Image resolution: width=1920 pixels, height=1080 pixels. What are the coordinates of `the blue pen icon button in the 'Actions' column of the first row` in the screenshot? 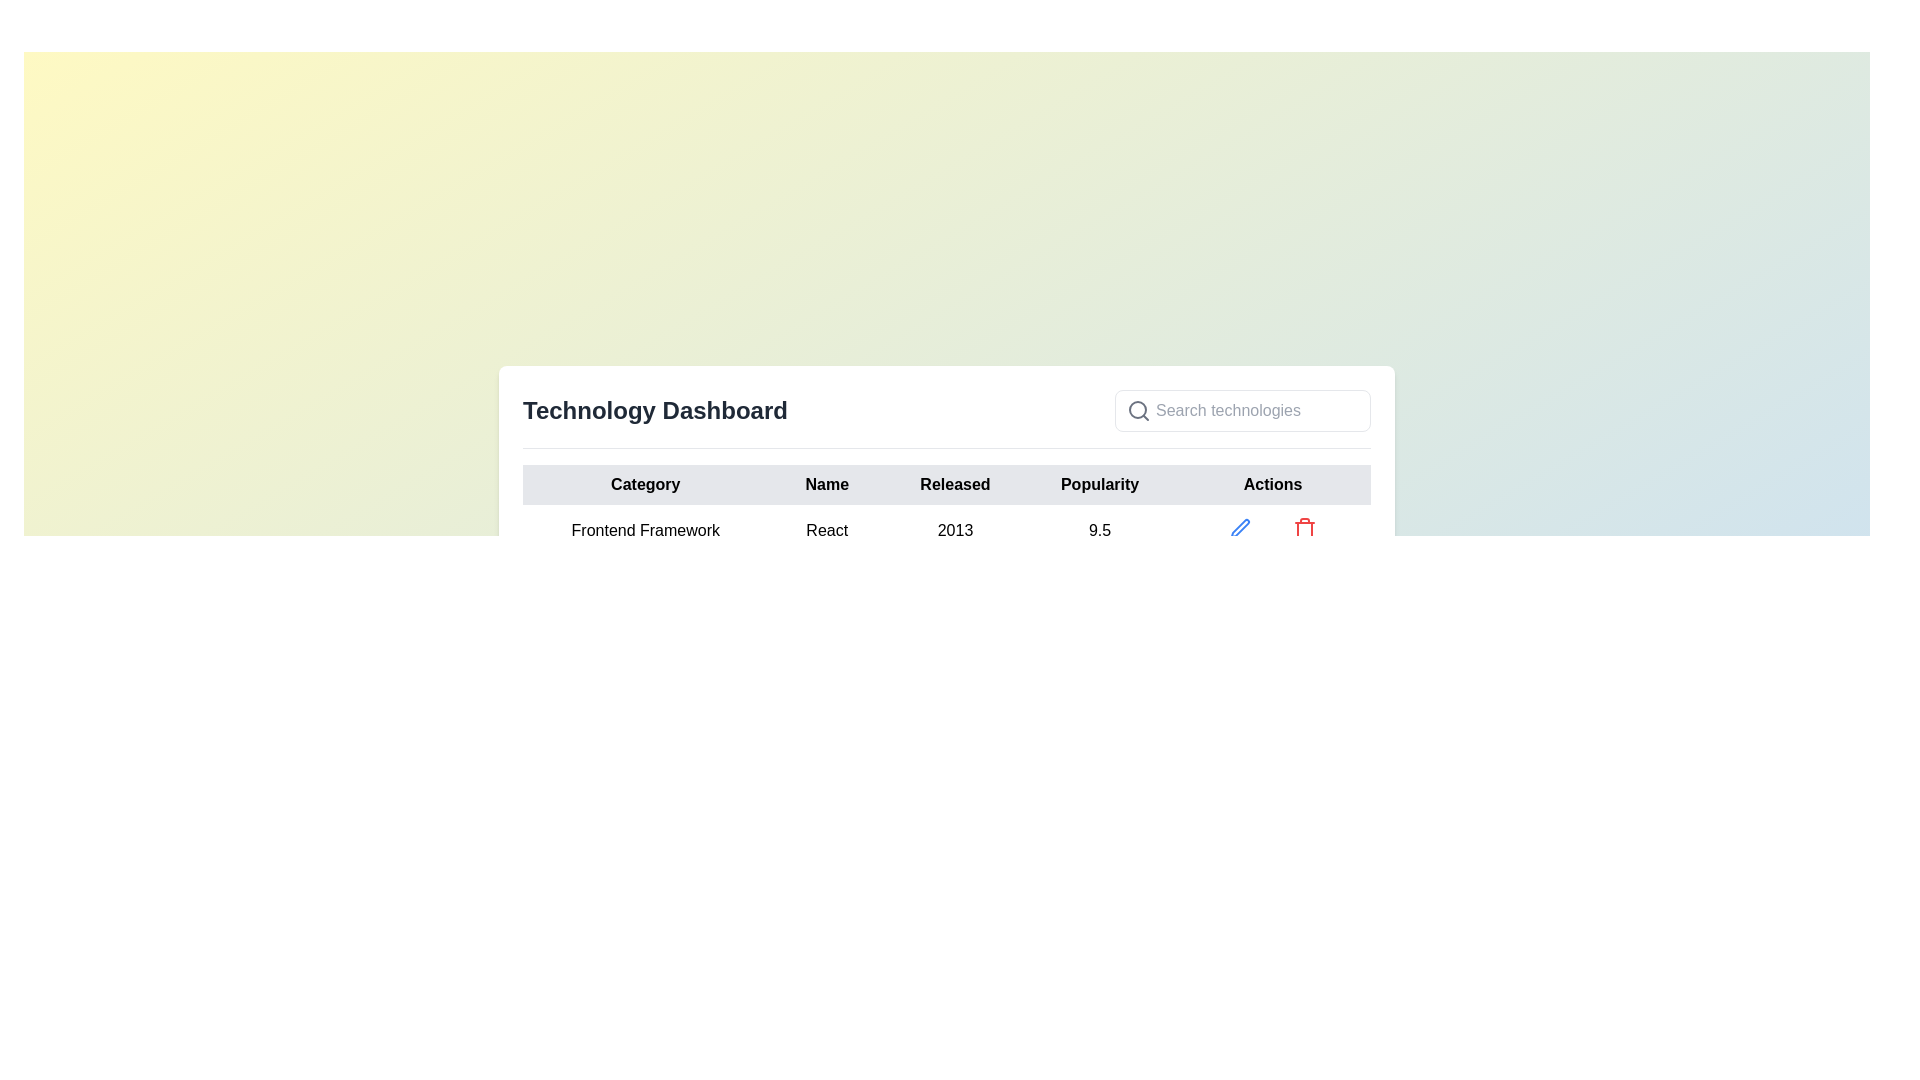 It's located at (1240, 527).